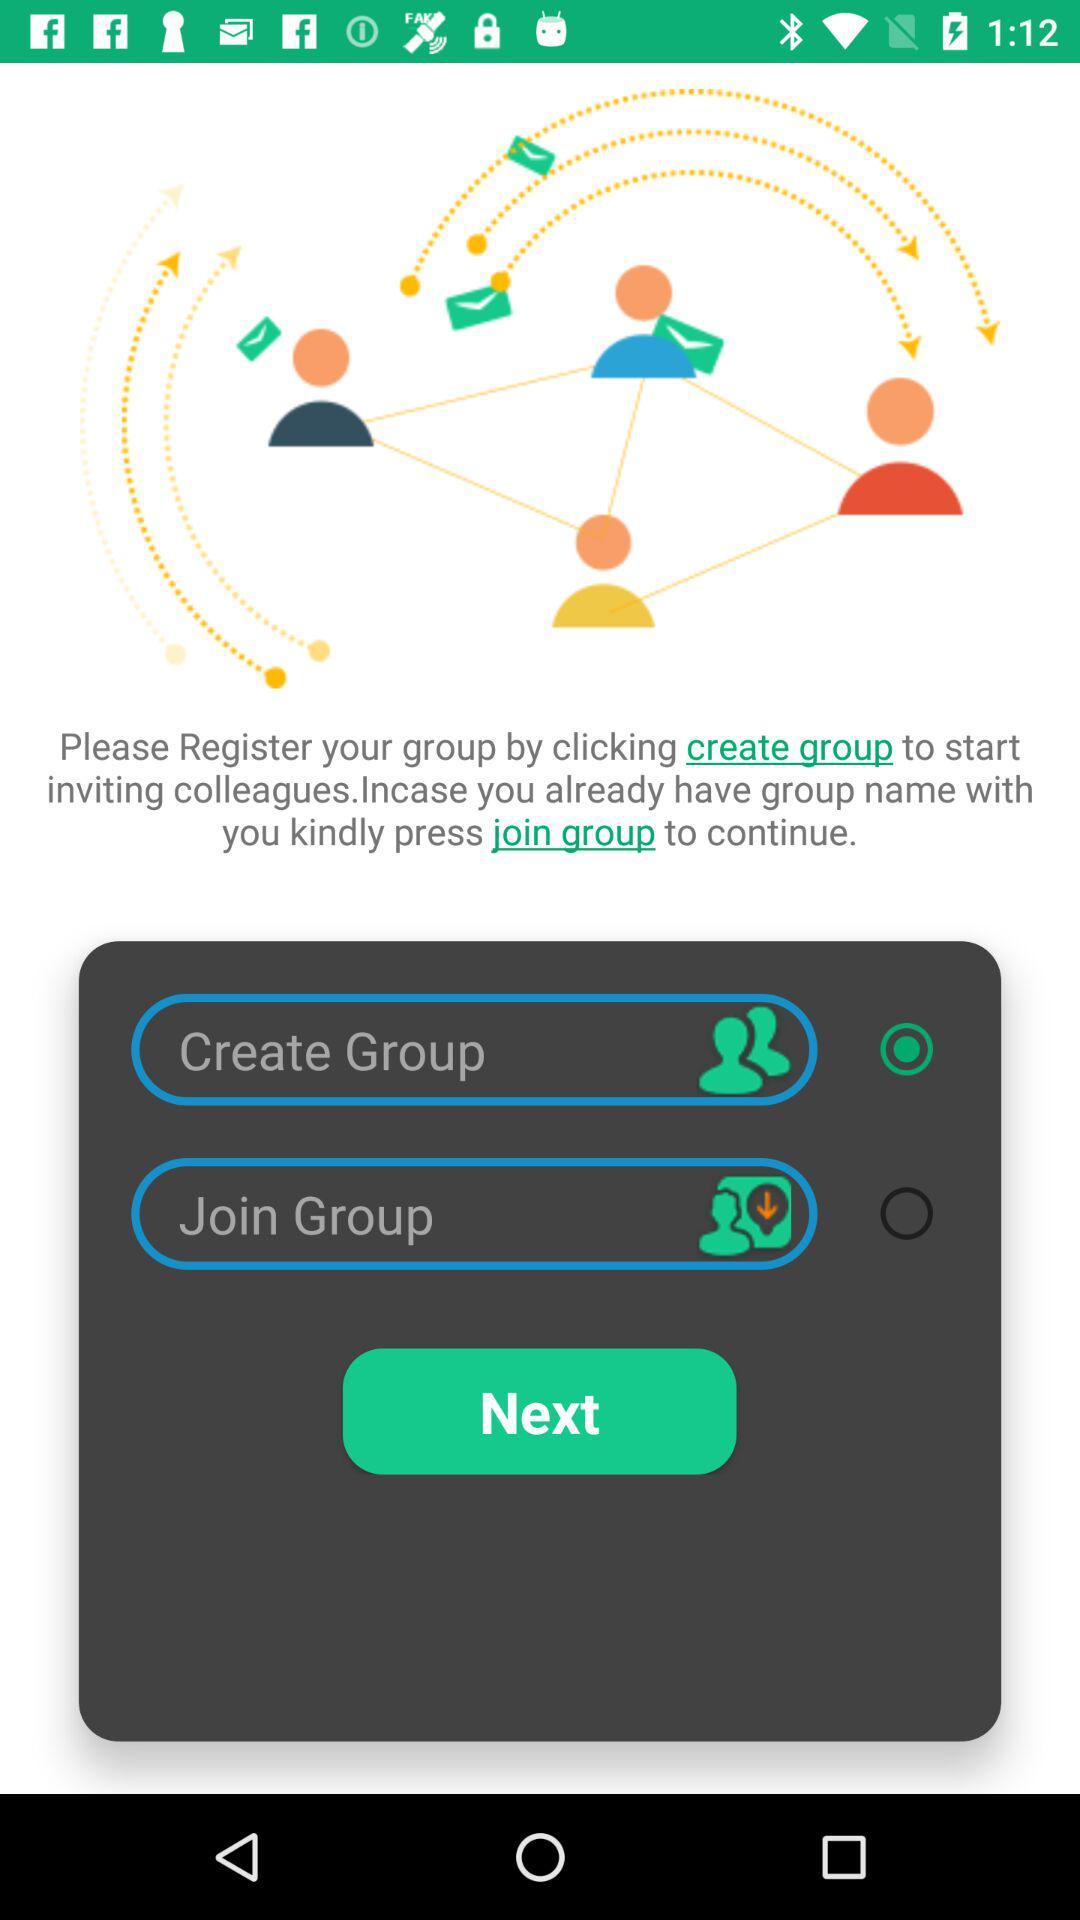 The width and height of the screenshot is (1080, 1920). I want to click on the next, so click(538, 1410).